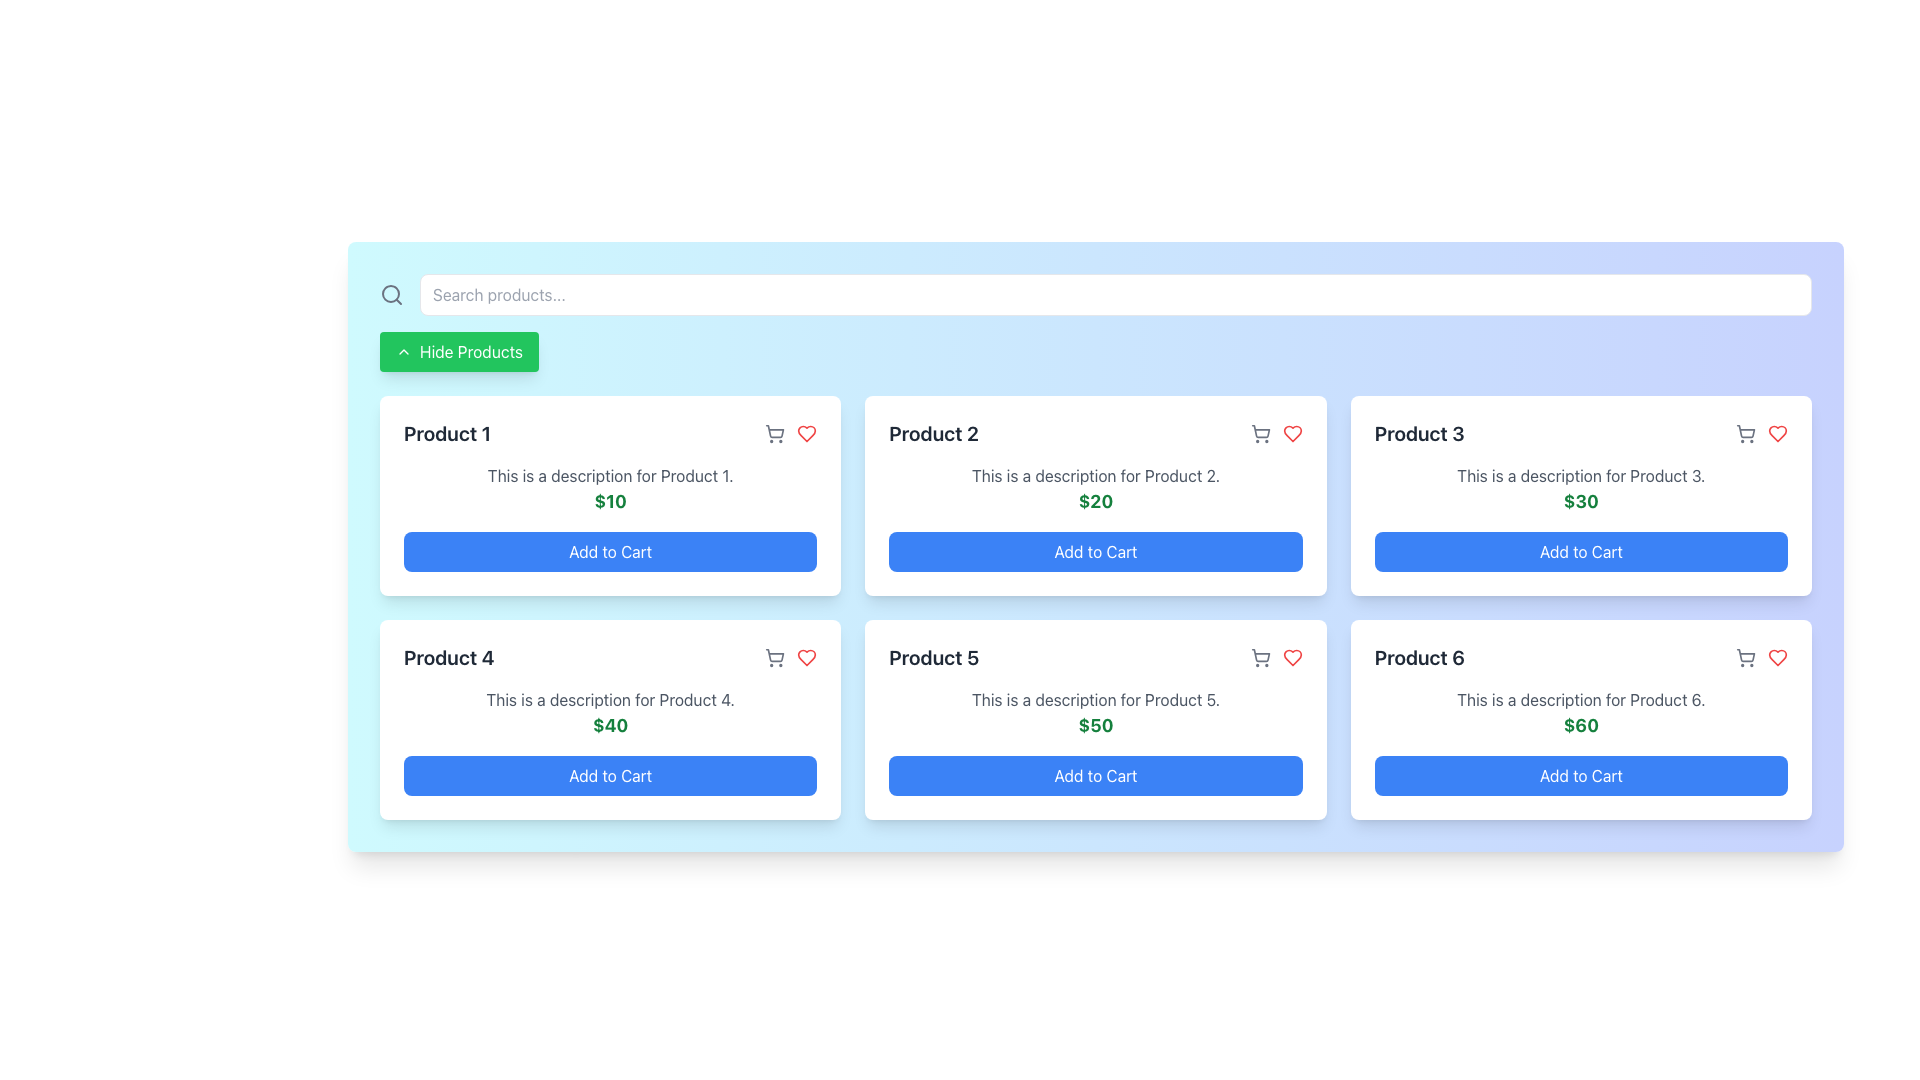 This screenshot has width=1920, height=1080. I want to click on the heart icon located in the top-right corner of the product card to mark it as favorite, so click(806, 658).